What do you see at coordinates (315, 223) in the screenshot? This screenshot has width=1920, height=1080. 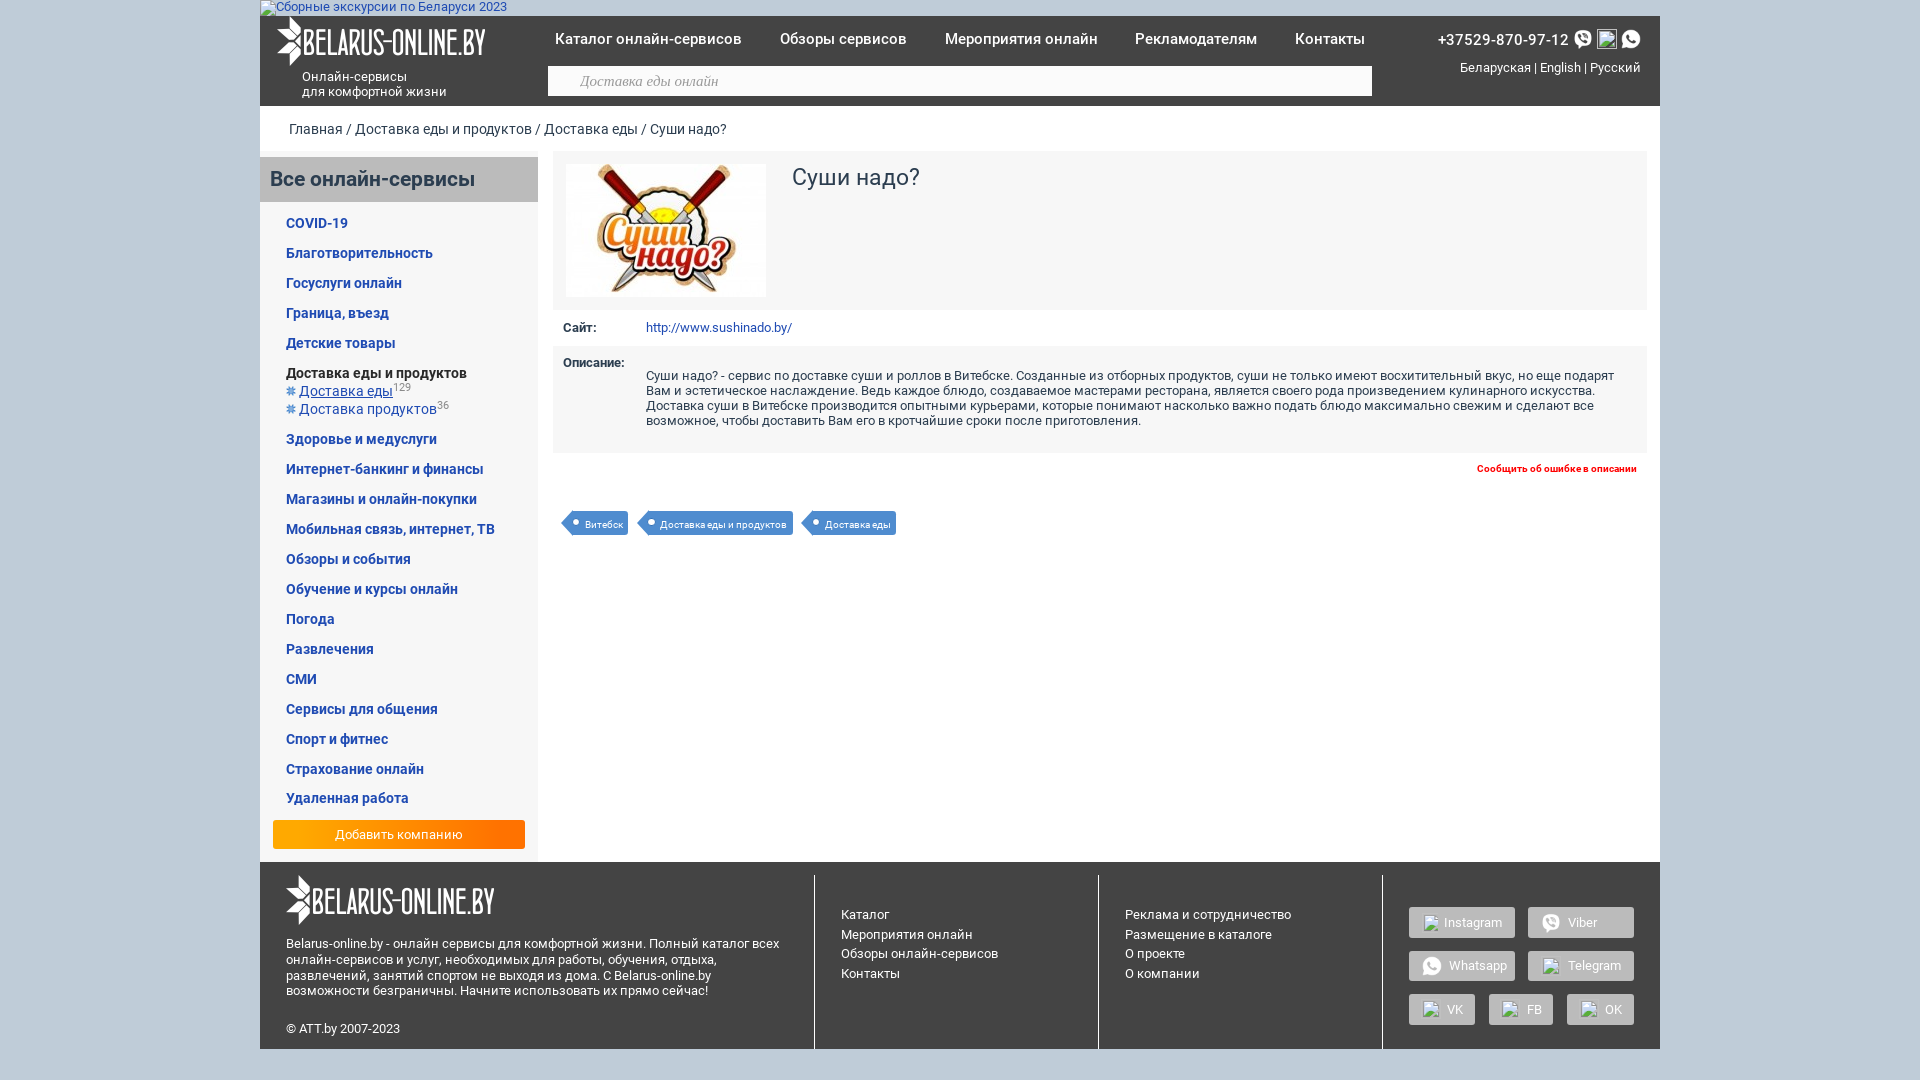 I see `'COVID-19'` at bounding box center [315, 223].